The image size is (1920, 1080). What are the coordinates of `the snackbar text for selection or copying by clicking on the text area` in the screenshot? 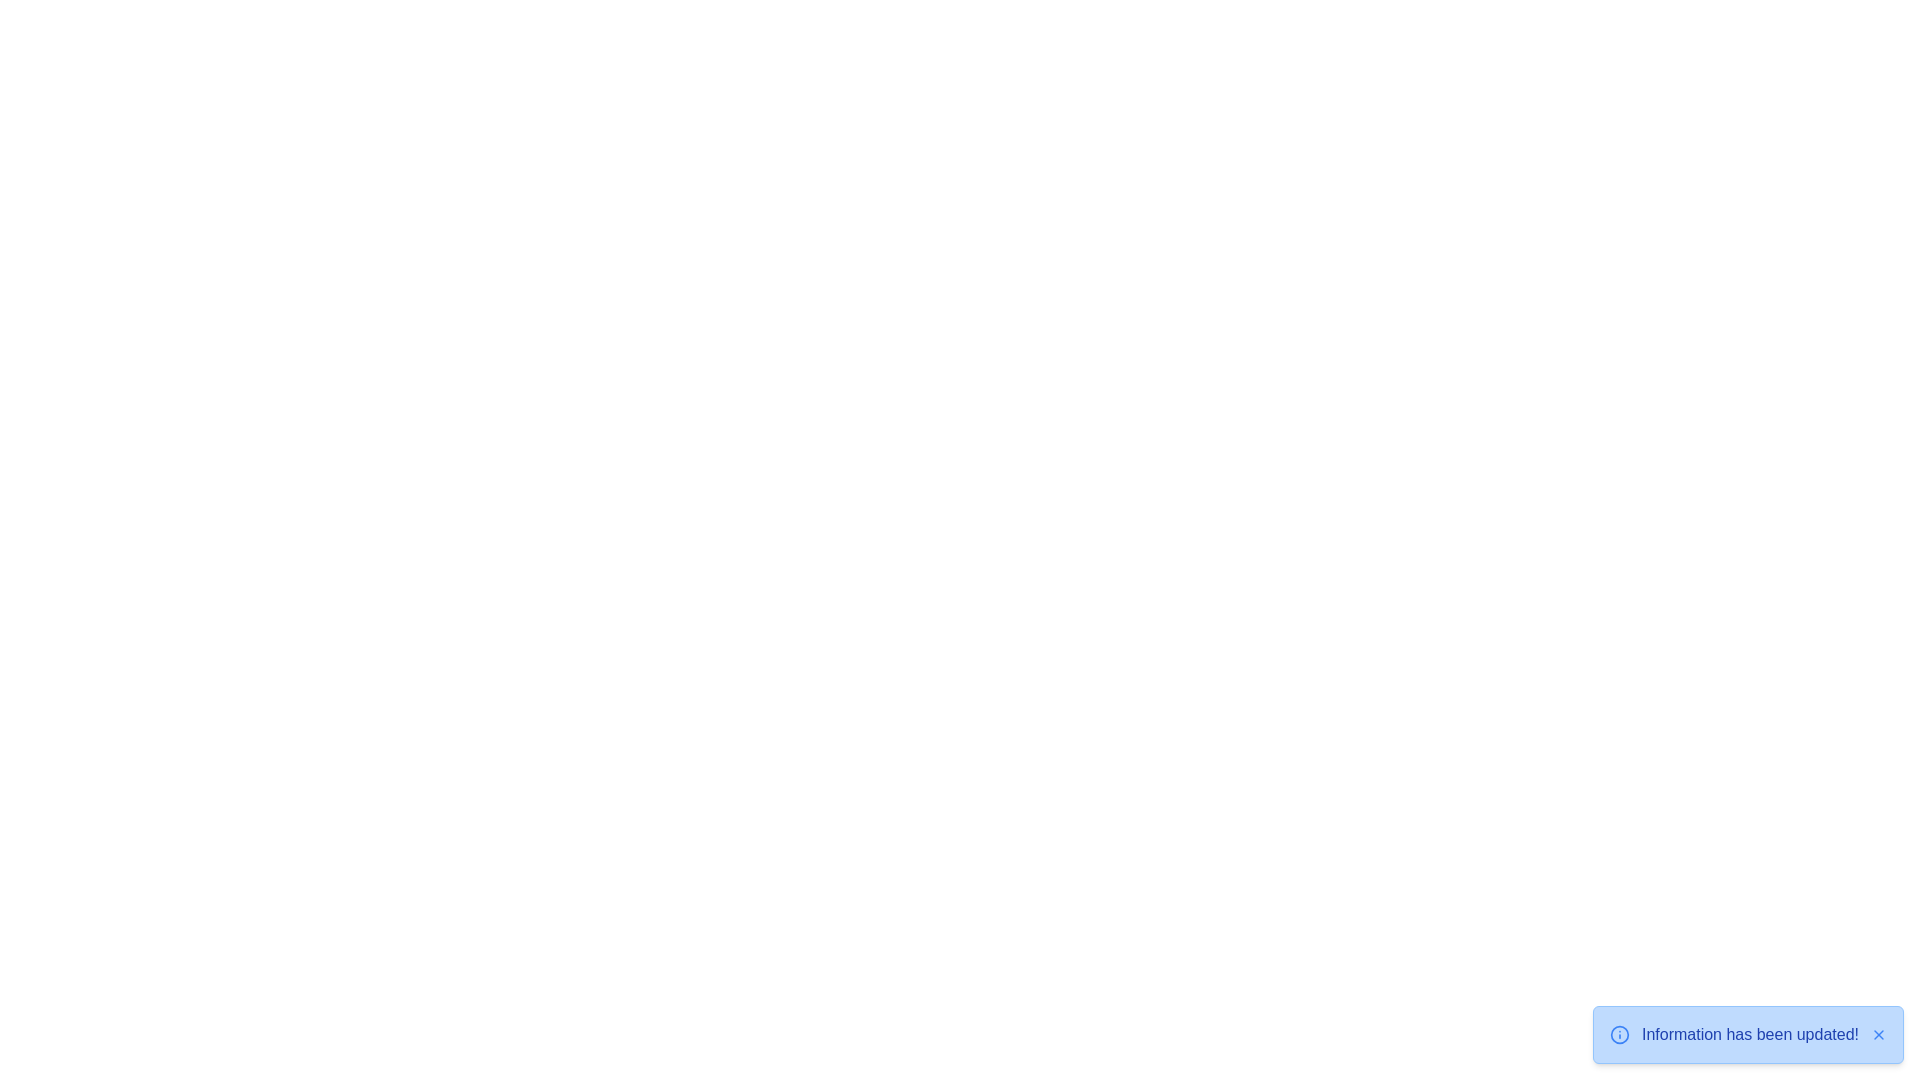 It's located at (1749, 1034).